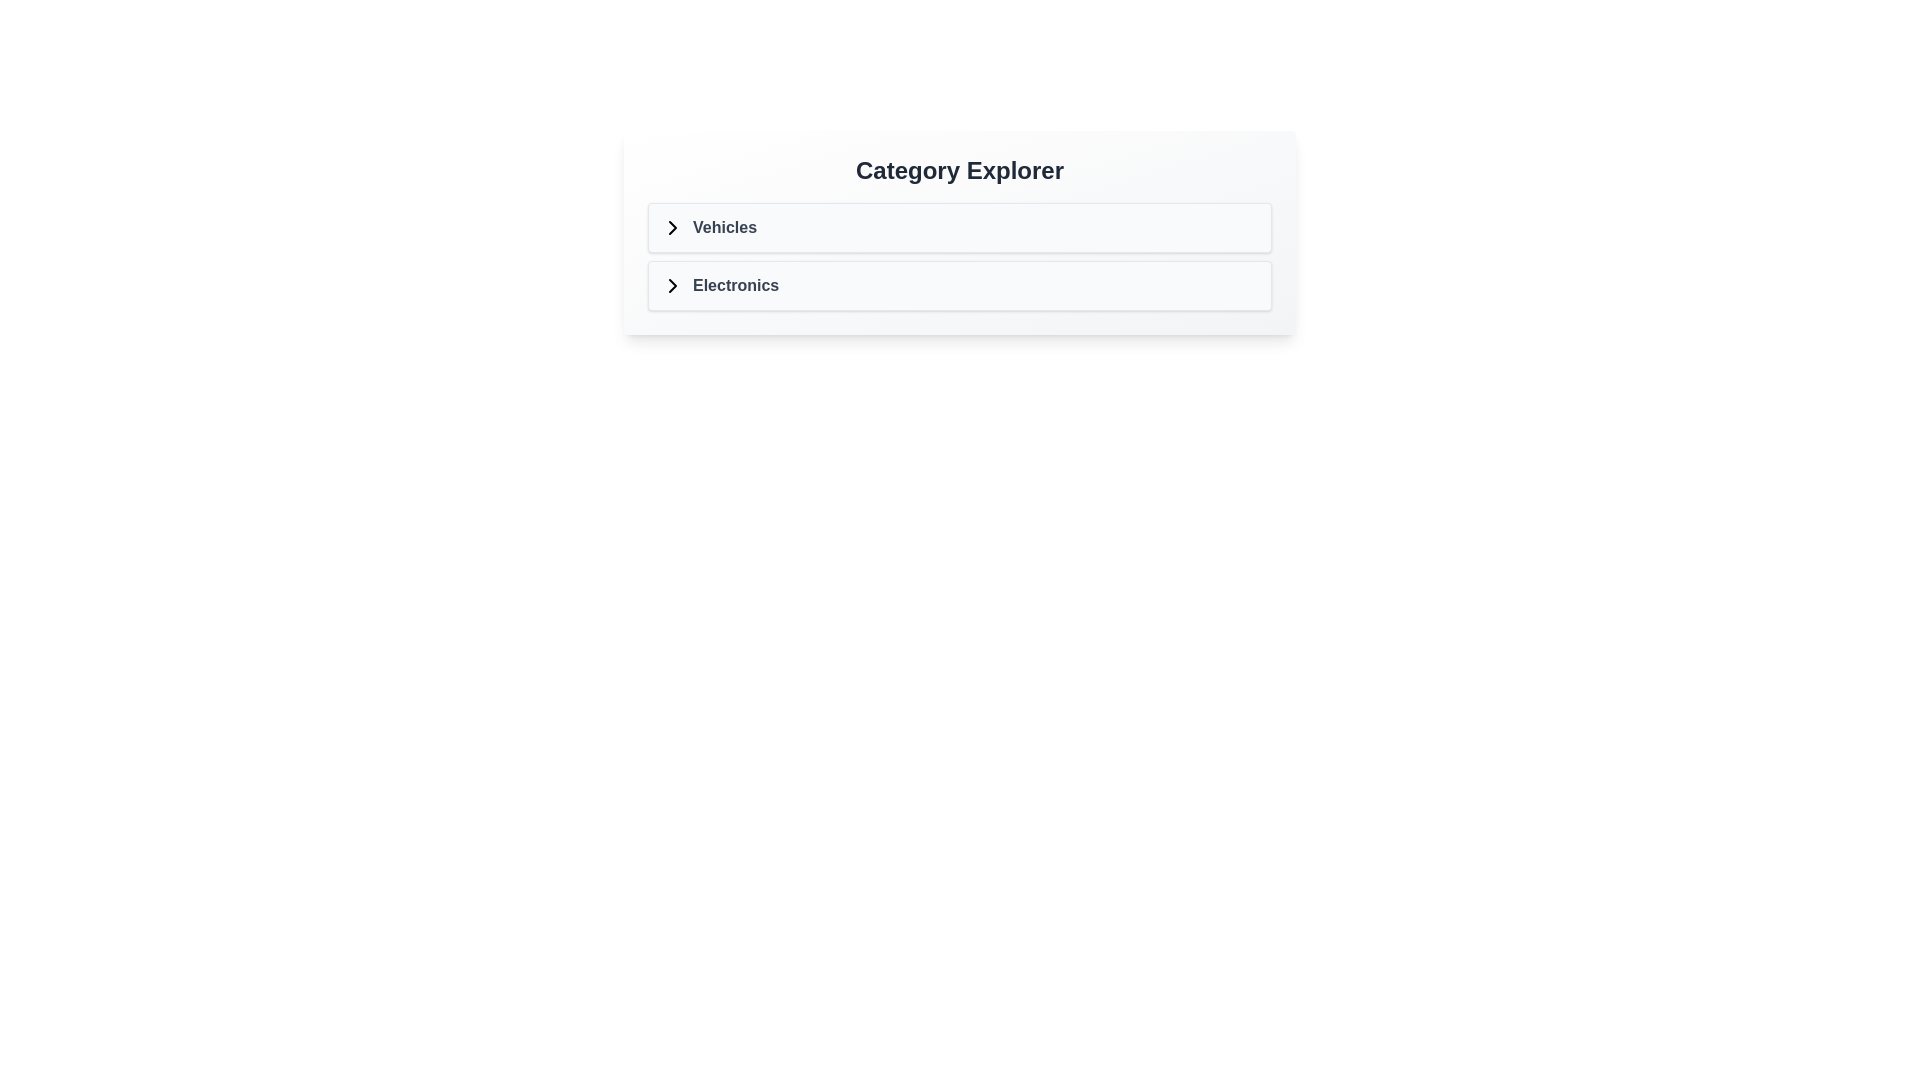 Image resolution: width=1920 pixels, height=1080 pixels. What do you see at coordinates (672, 285) in the screenshot?
I see `the Chevron Icon located to the left of the 'Electronics' label in the 'Category Explorer' interface` at bounding box center [672, 285].